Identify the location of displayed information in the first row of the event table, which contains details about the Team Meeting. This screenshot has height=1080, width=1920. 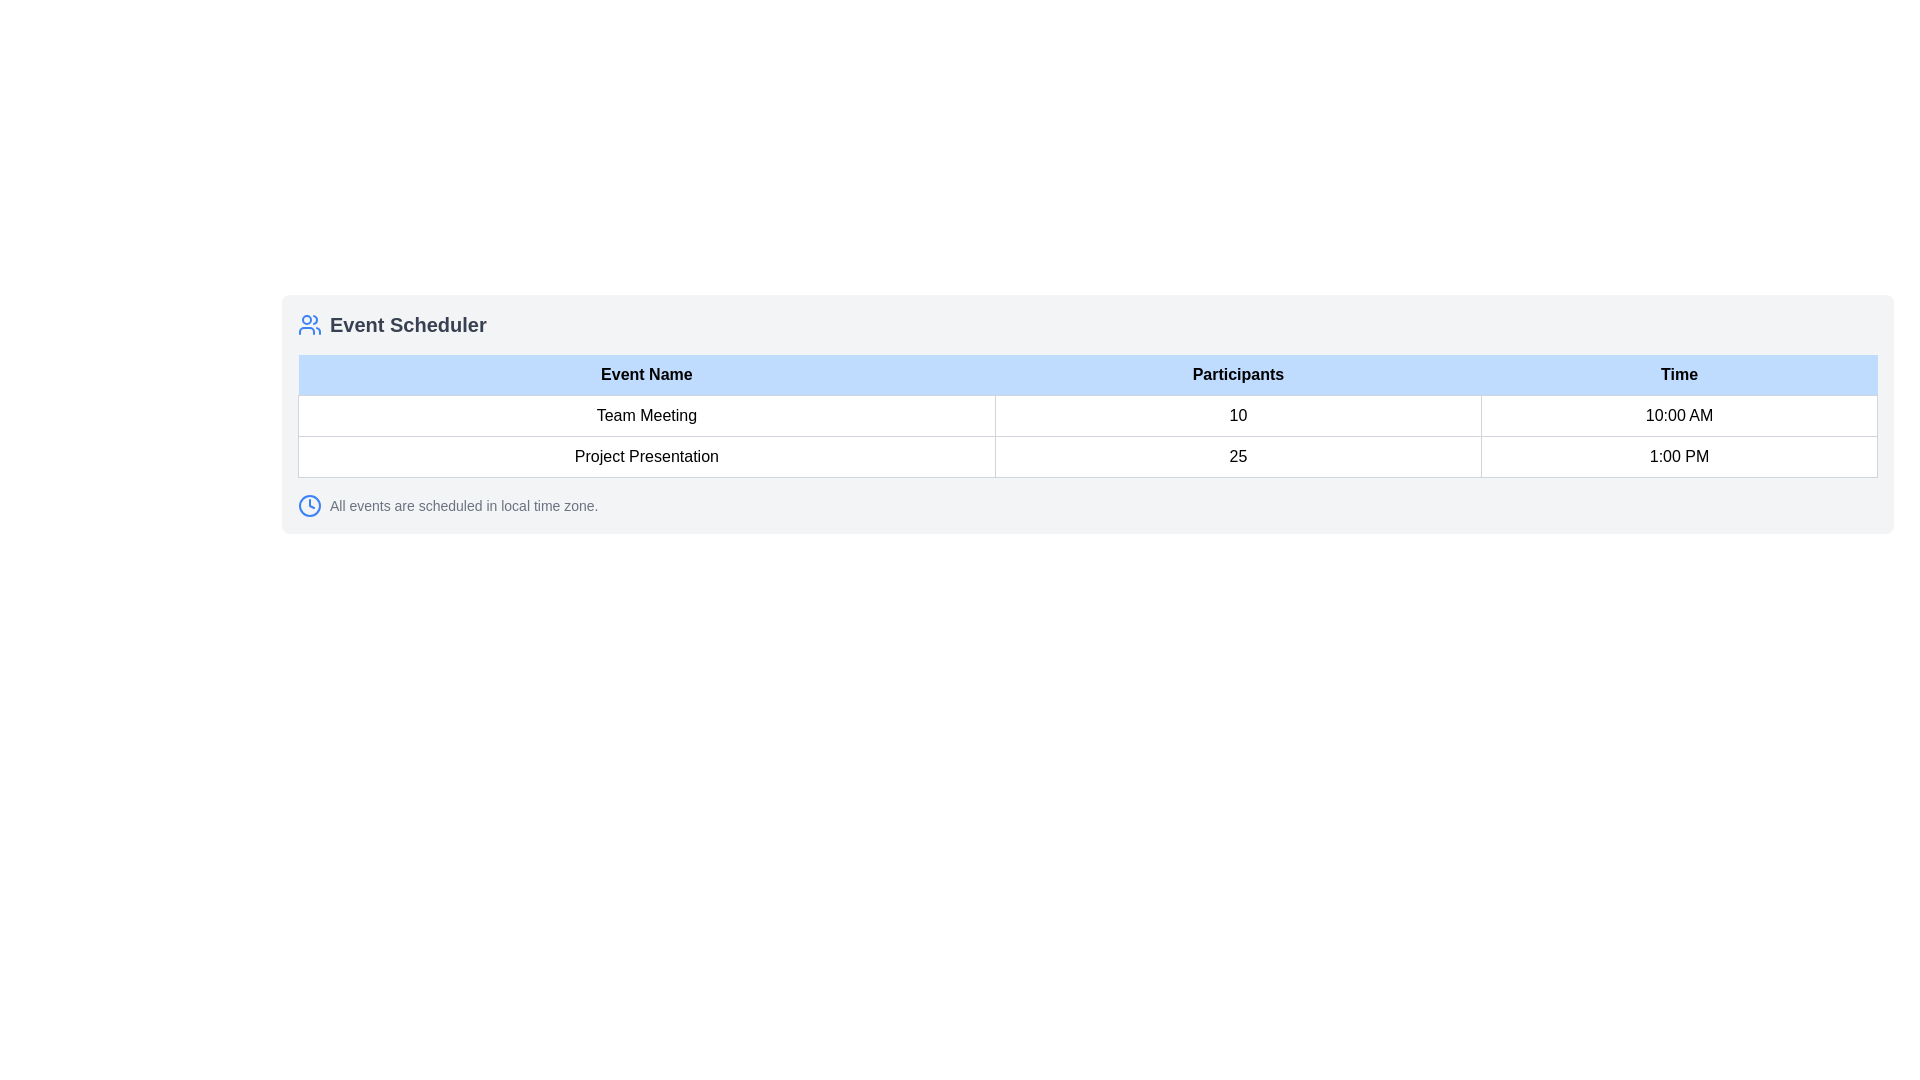
(1087, 415).